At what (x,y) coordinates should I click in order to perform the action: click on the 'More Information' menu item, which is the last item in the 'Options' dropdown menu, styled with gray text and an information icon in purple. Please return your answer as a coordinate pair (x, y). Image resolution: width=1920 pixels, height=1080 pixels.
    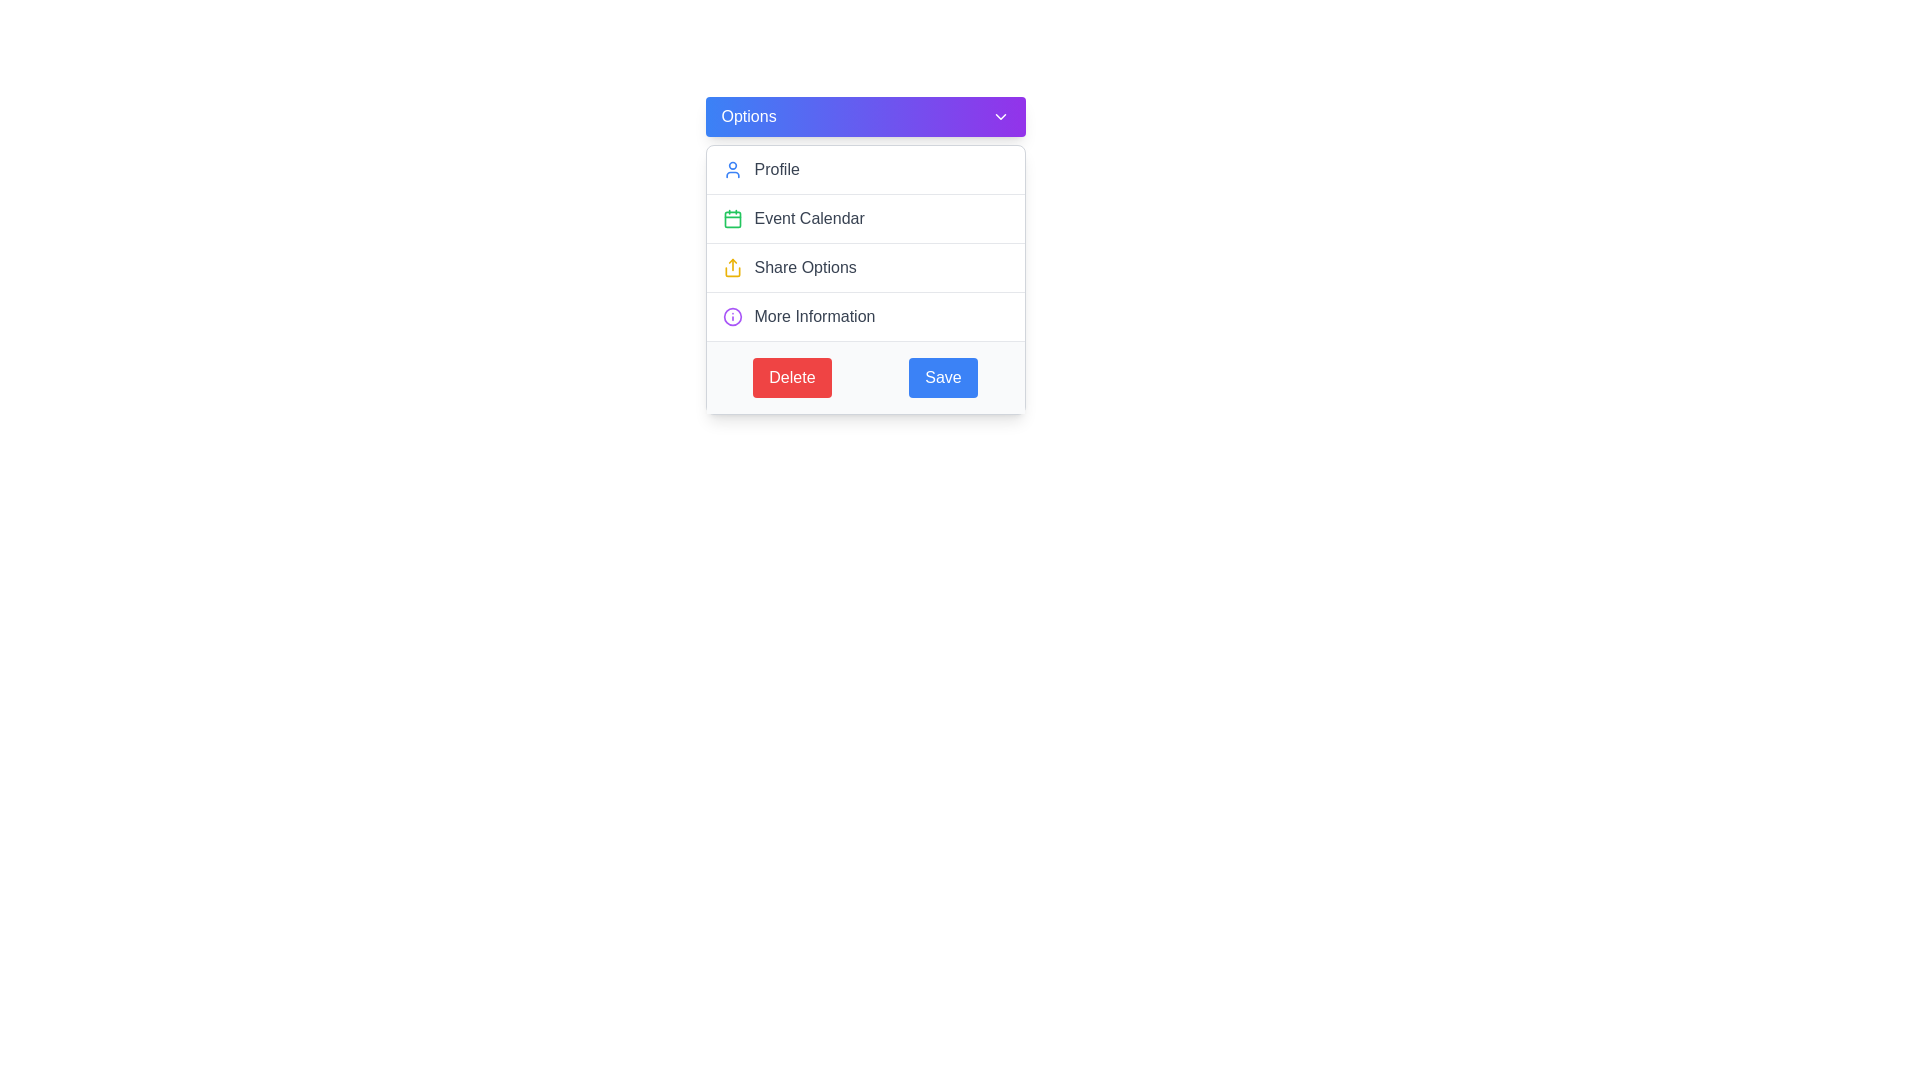
    Looking at the image, I should click on (865, 315).